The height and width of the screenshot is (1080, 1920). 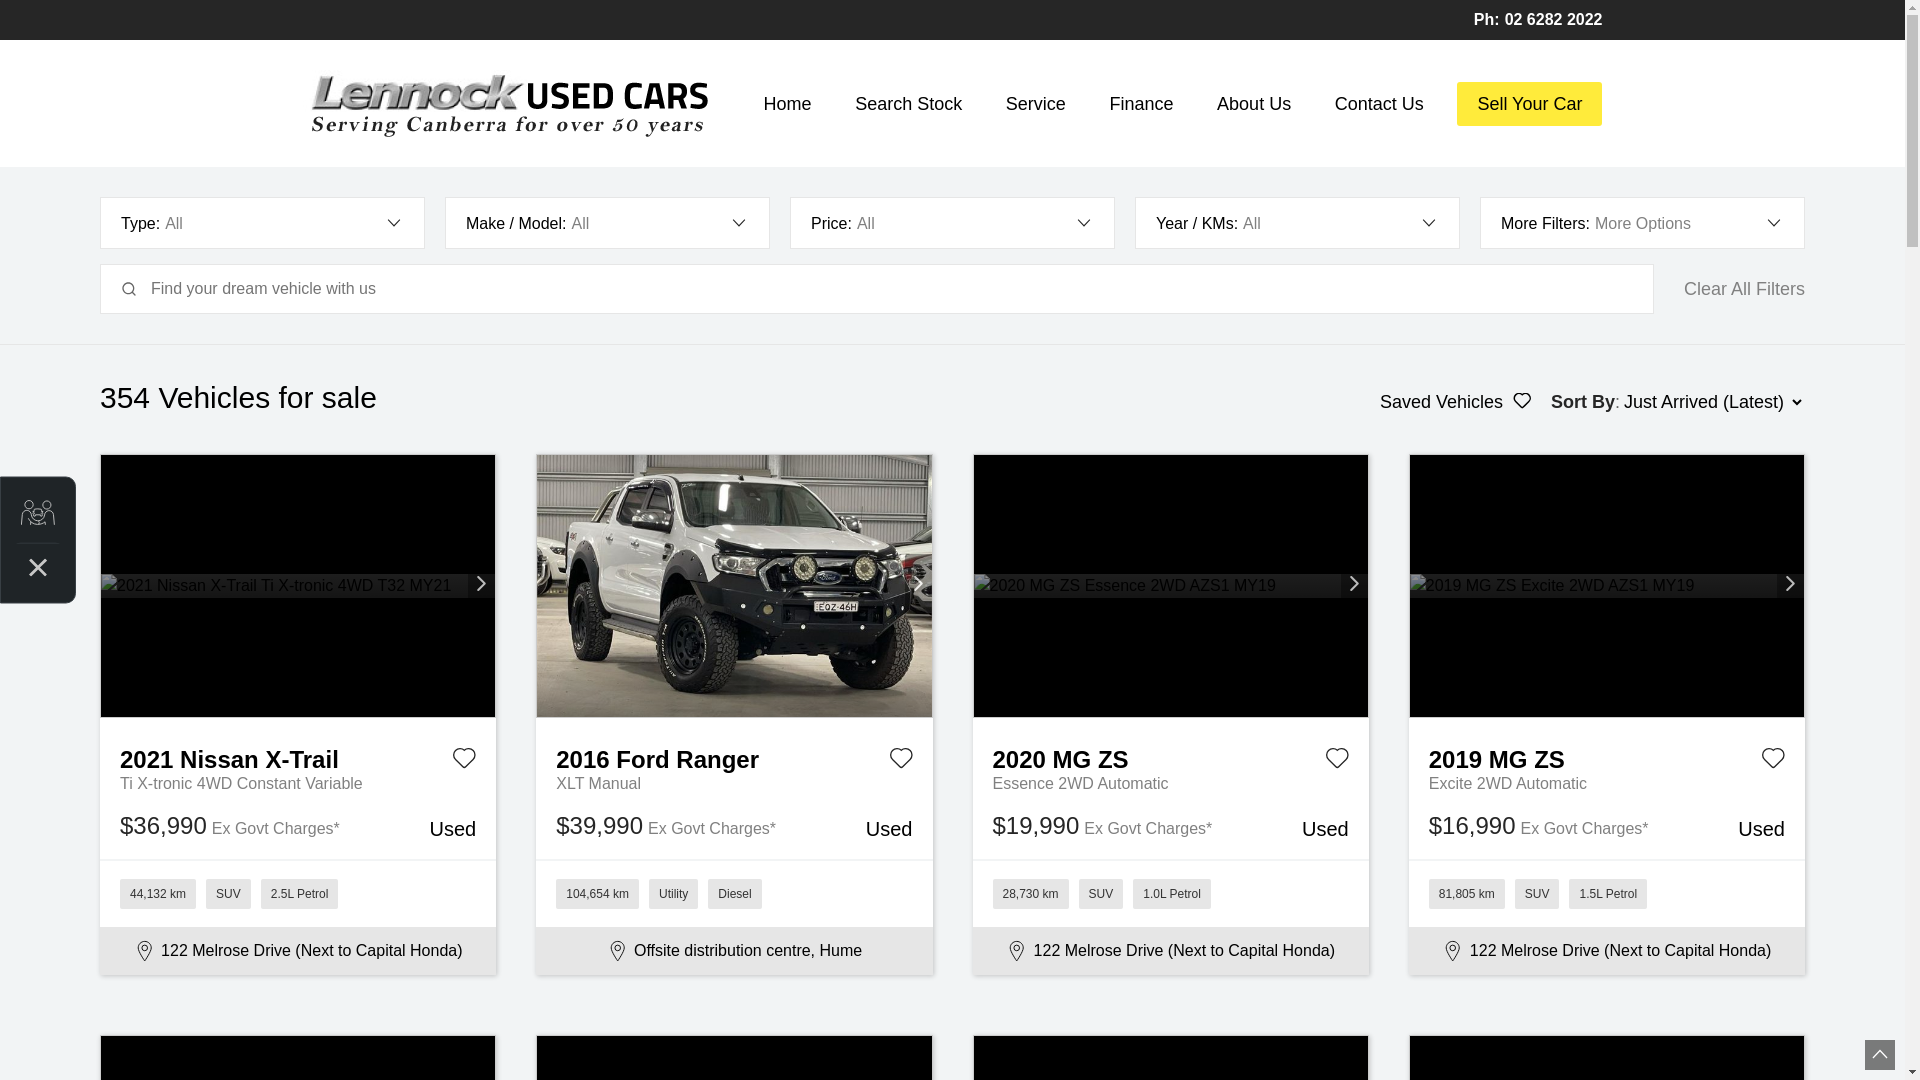 What do you see at coordinates (296, 827) in the screenshot?
I see `'$36,990` at bounding box center [296, 827].